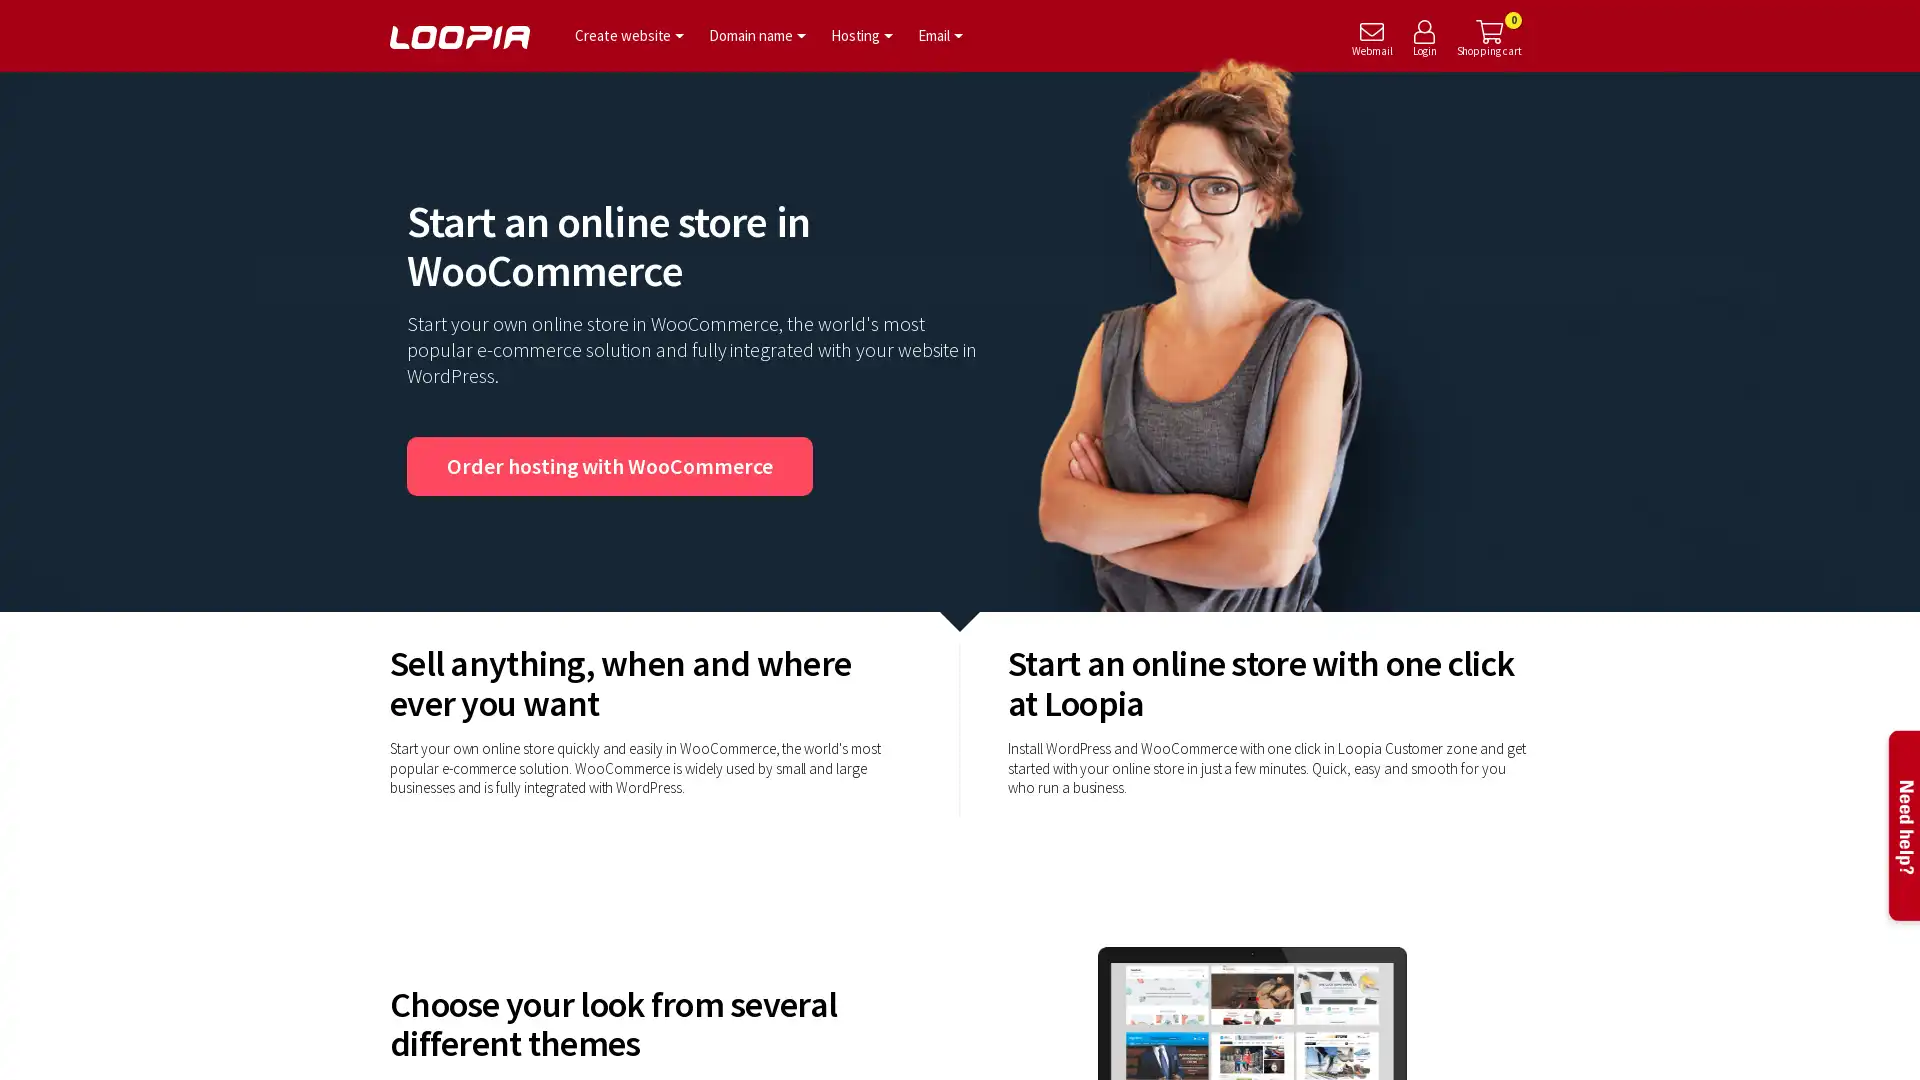 The width and height of the screenshot is (1920, 1080). What do you see at coordinates (608, 466) in the screenshot?
I see `Order hosting with WooCommerce` at bounding box center [608, 466].